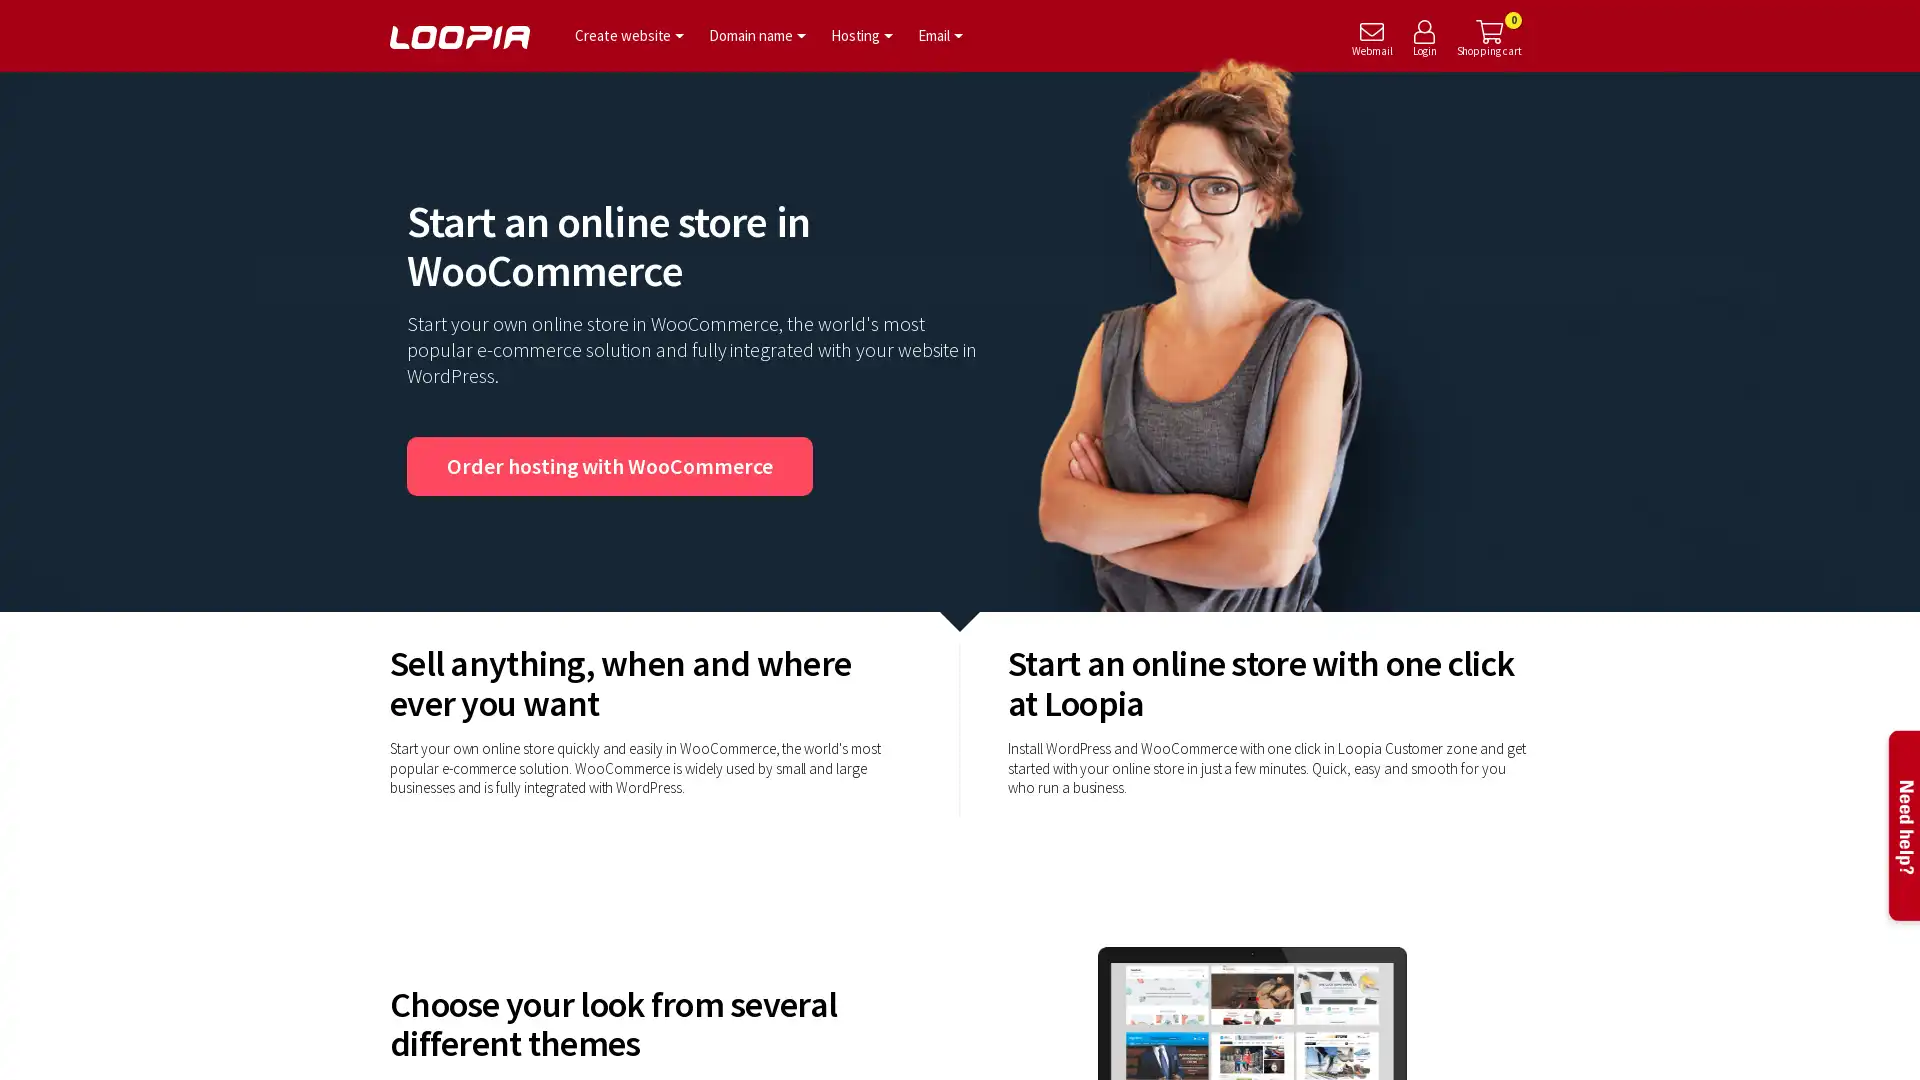 The width and height of the screenshot is (1920, 1080). What do you see at coordinates (608, 466) in the screenshot?
I see `Order hosting with WooCommerce` at bounding box center [608, 466].